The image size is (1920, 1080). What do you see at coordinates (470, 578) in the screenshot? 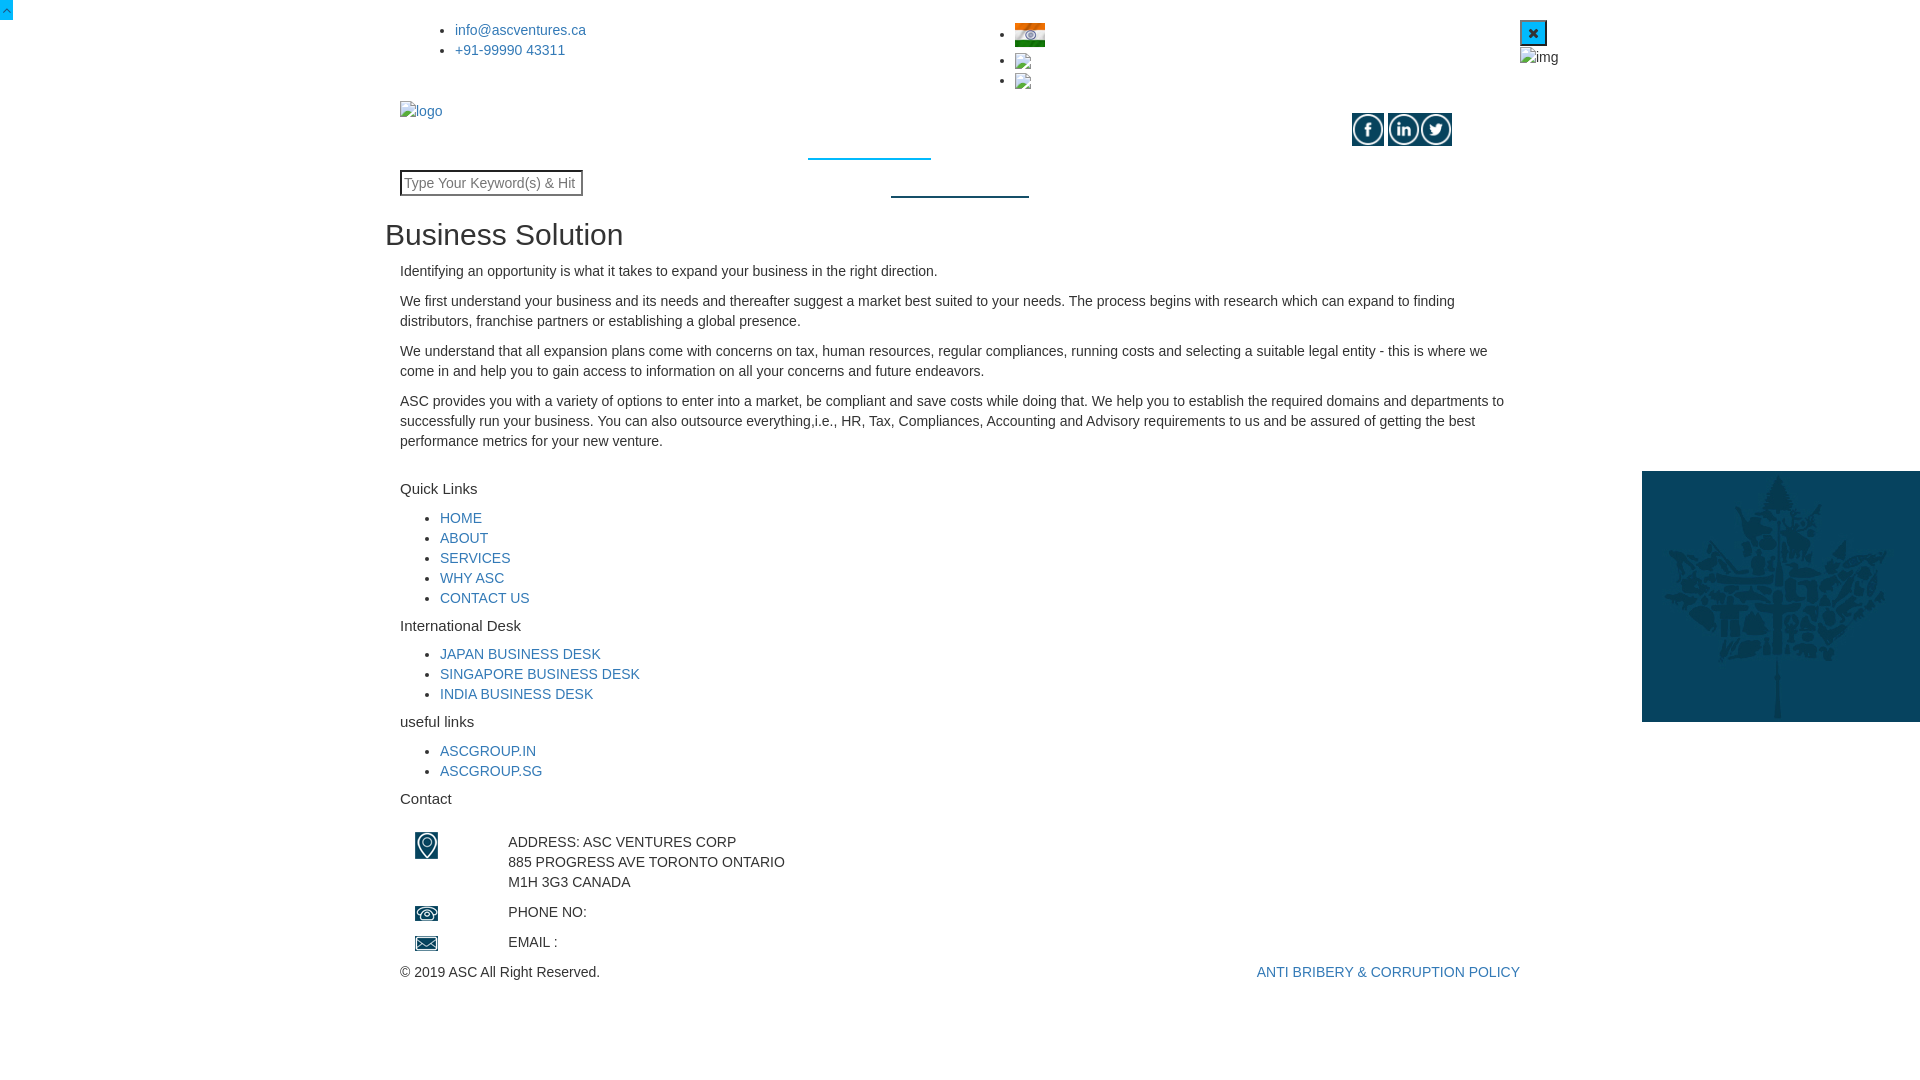
I see `'WHY ASC'` at bounding box center [470, 578].